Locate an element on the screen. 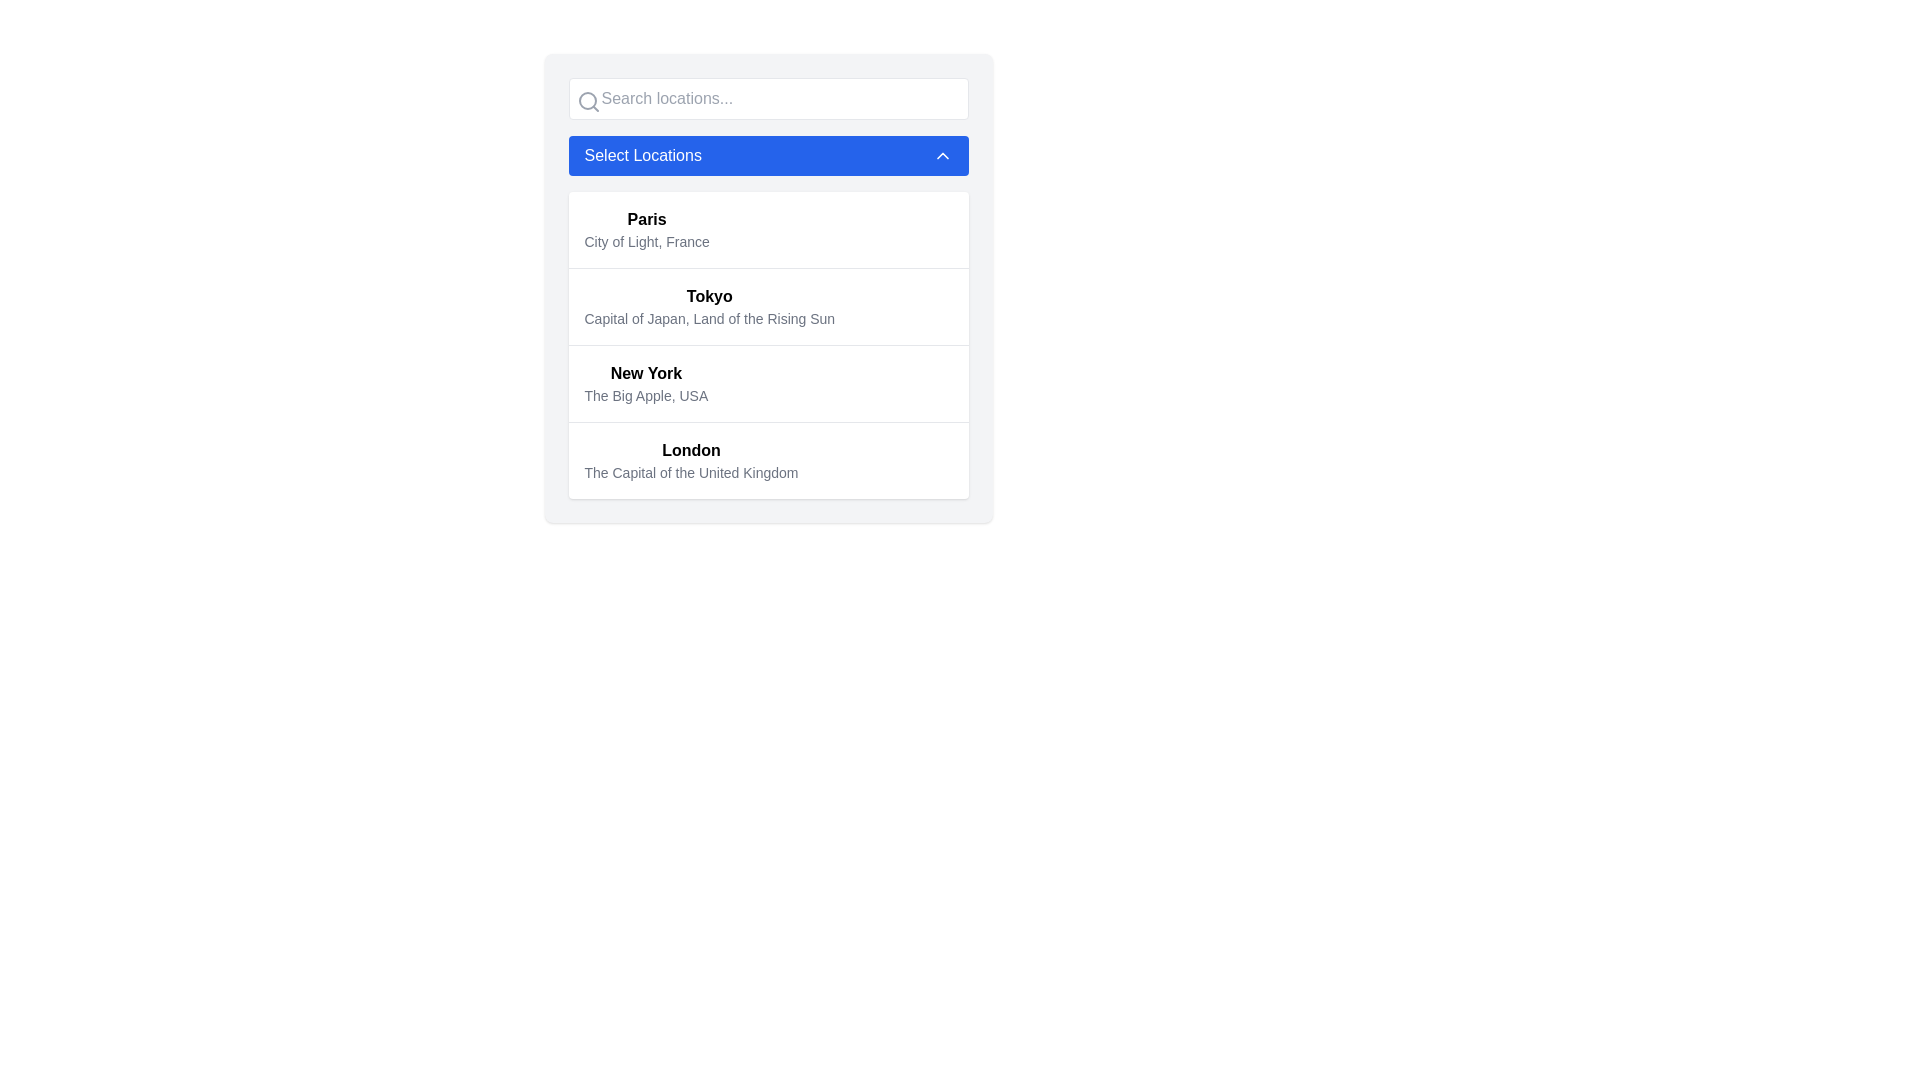 The width and height of the screenshot is (1920, 1080). the text-based list item displaying 'Paris' with the subtitle 'City of Light, France', located in the first row under 'Select Locations' is located at coordinates (647, 229).